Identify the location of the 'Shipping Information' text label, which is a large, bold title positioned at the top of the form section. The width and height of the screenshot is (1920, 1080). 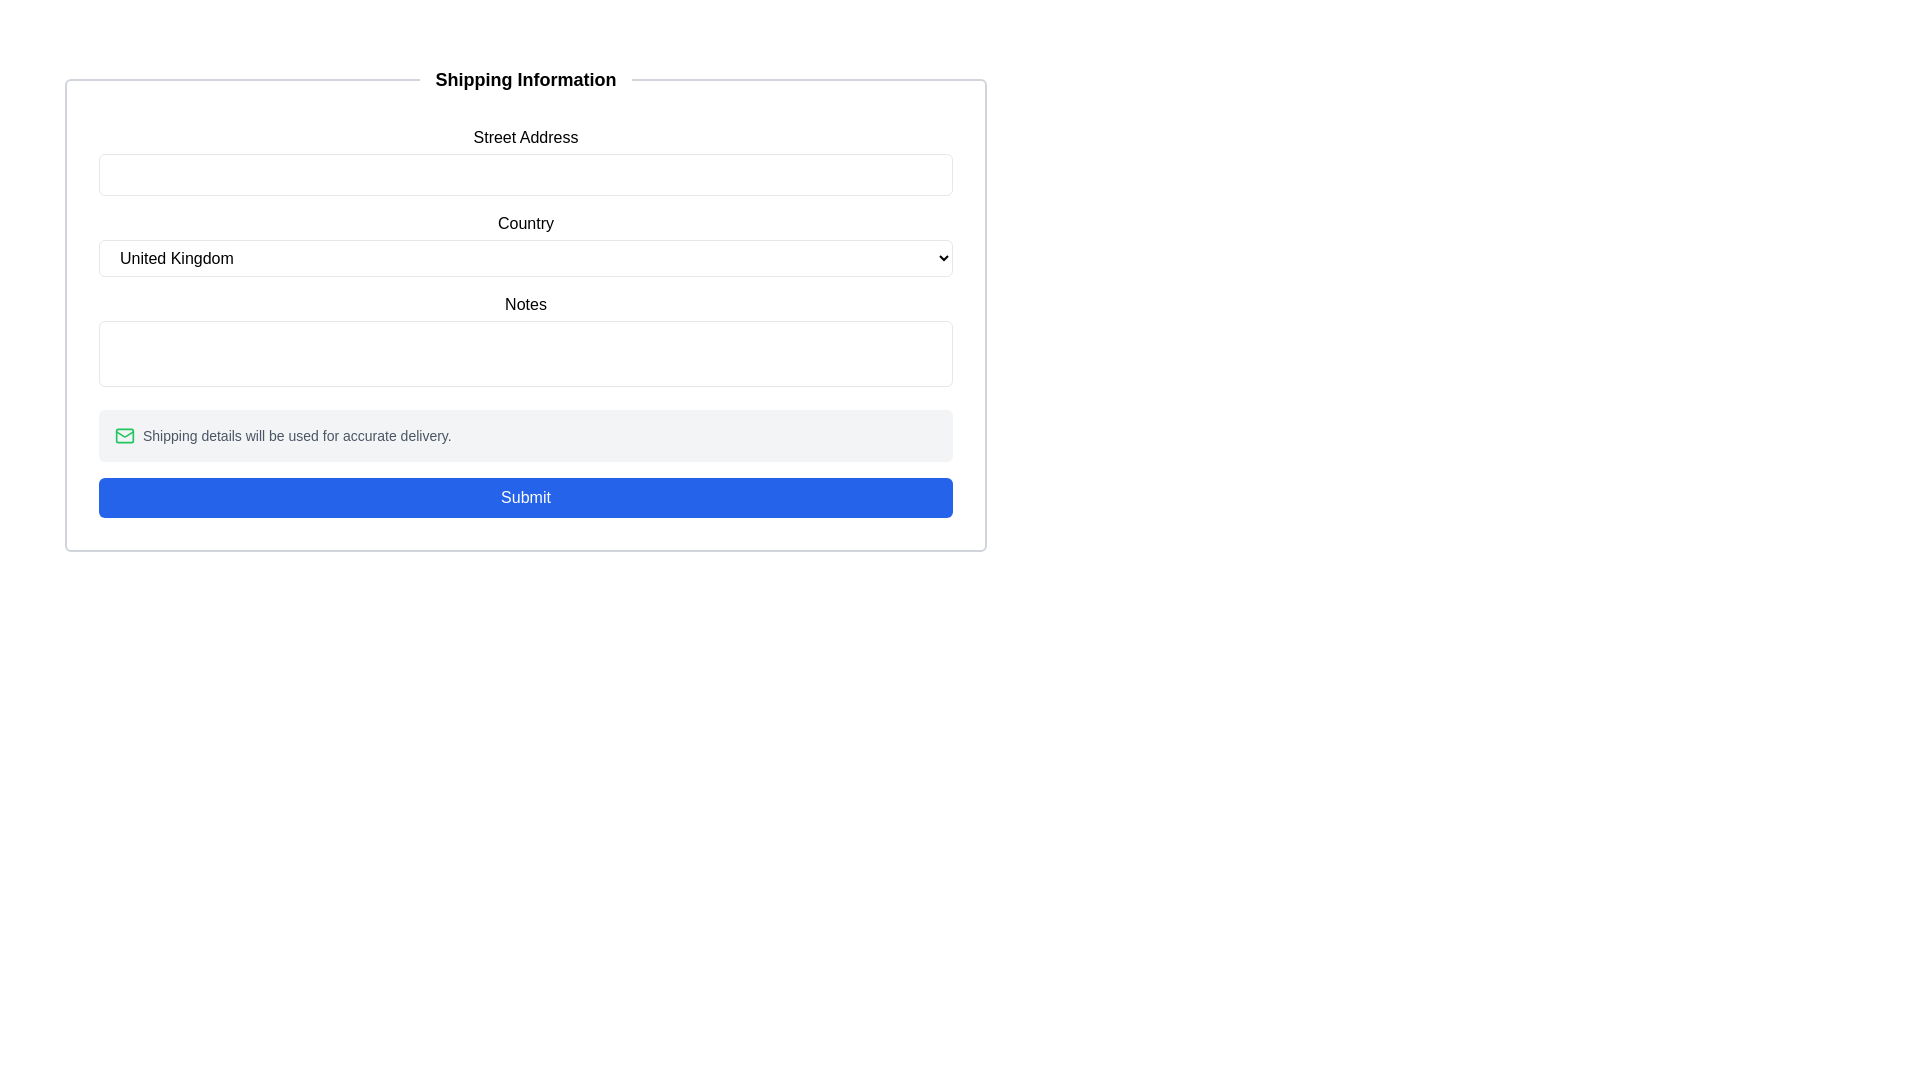
(526, 79).